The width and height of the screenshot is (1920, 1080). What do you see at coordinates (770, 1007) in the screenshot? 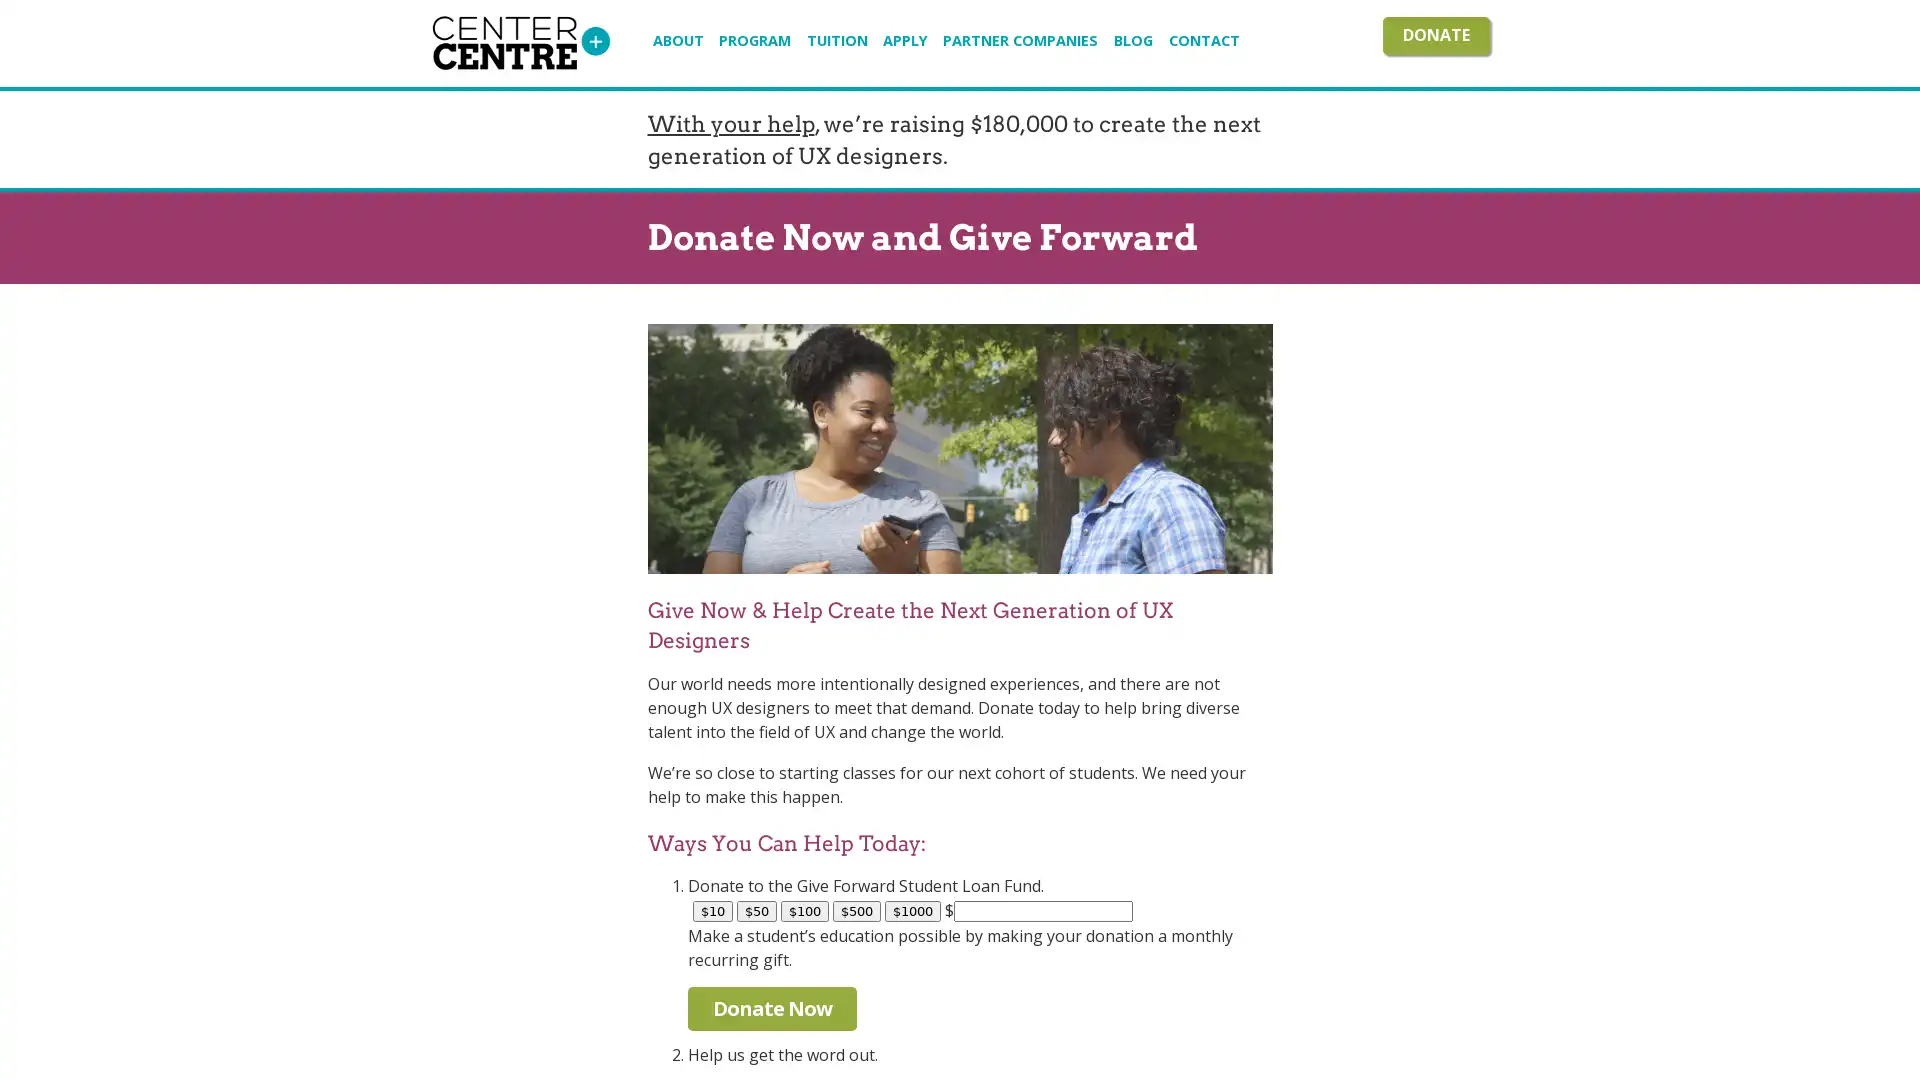
I see `Donate Now` at bounding box center [770, 1007].